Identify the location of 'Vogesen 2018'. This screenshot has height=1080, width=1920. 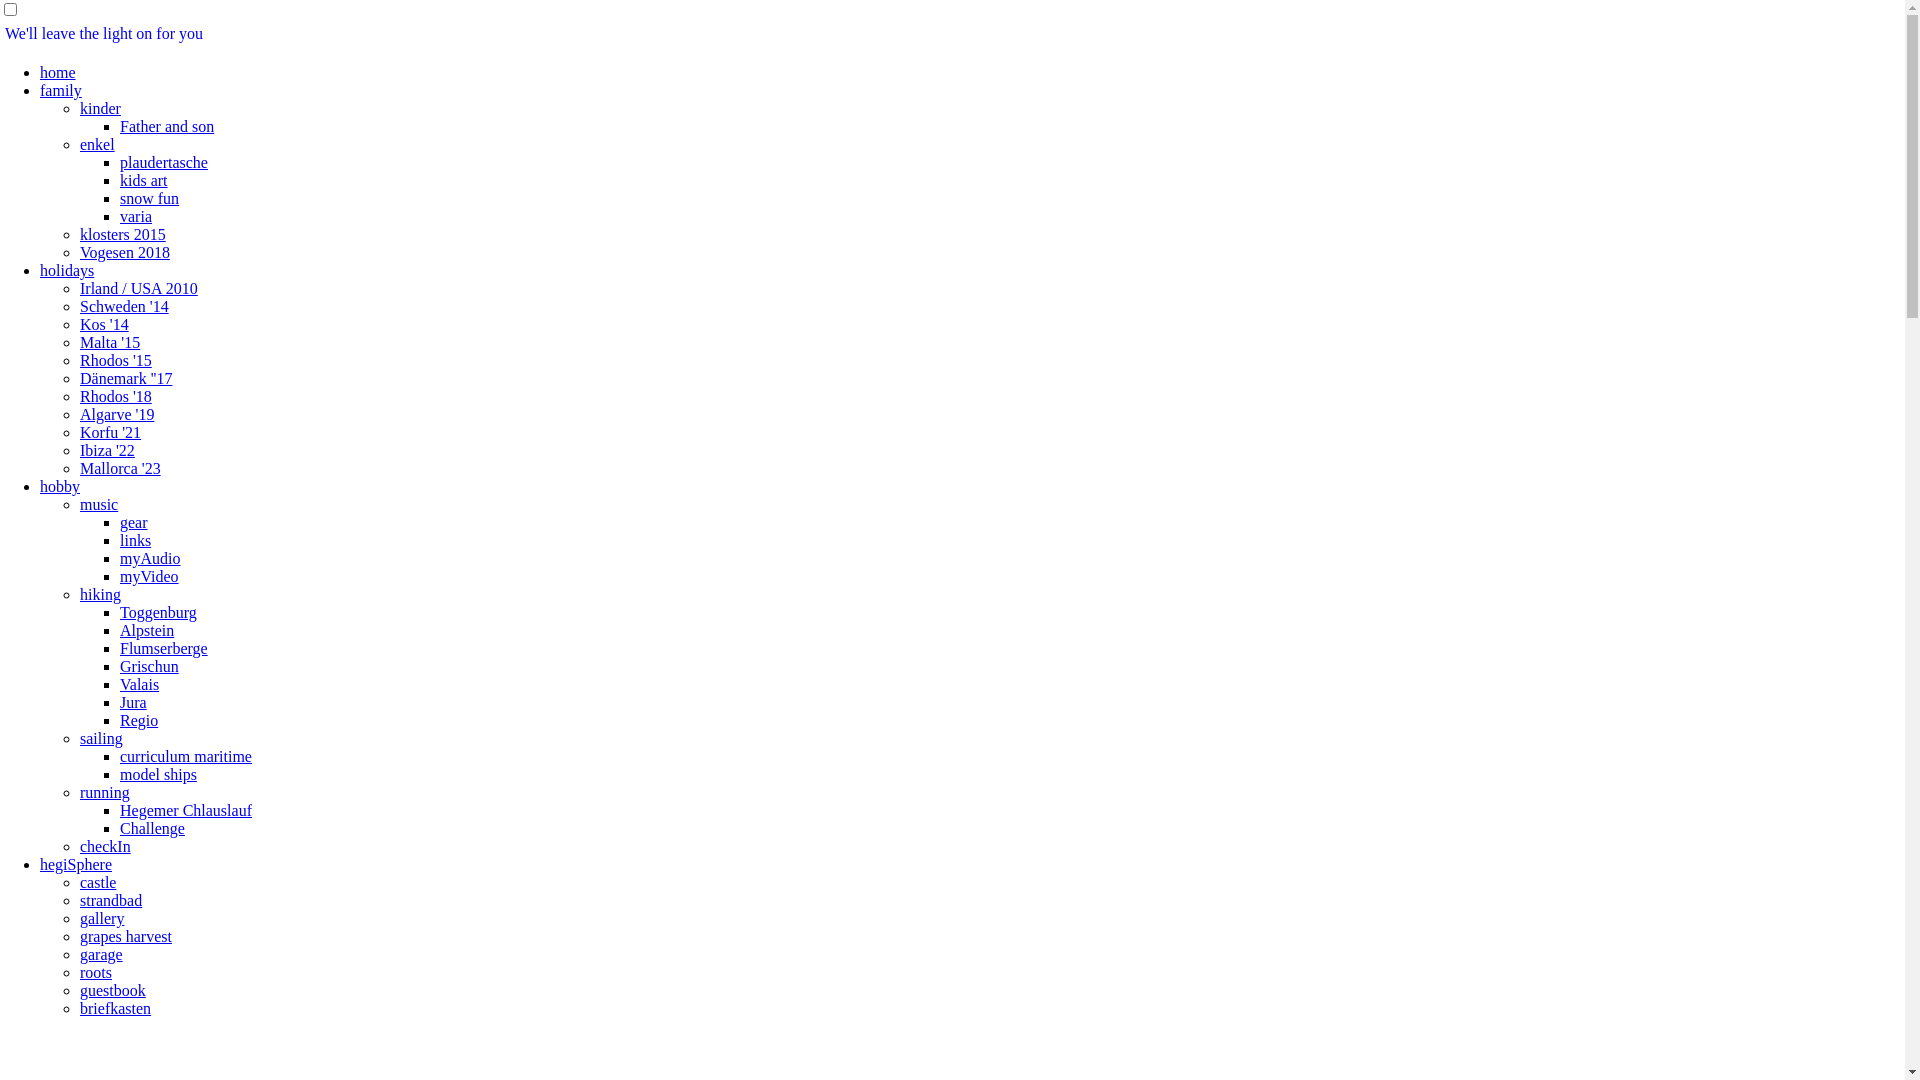
(123, 251).